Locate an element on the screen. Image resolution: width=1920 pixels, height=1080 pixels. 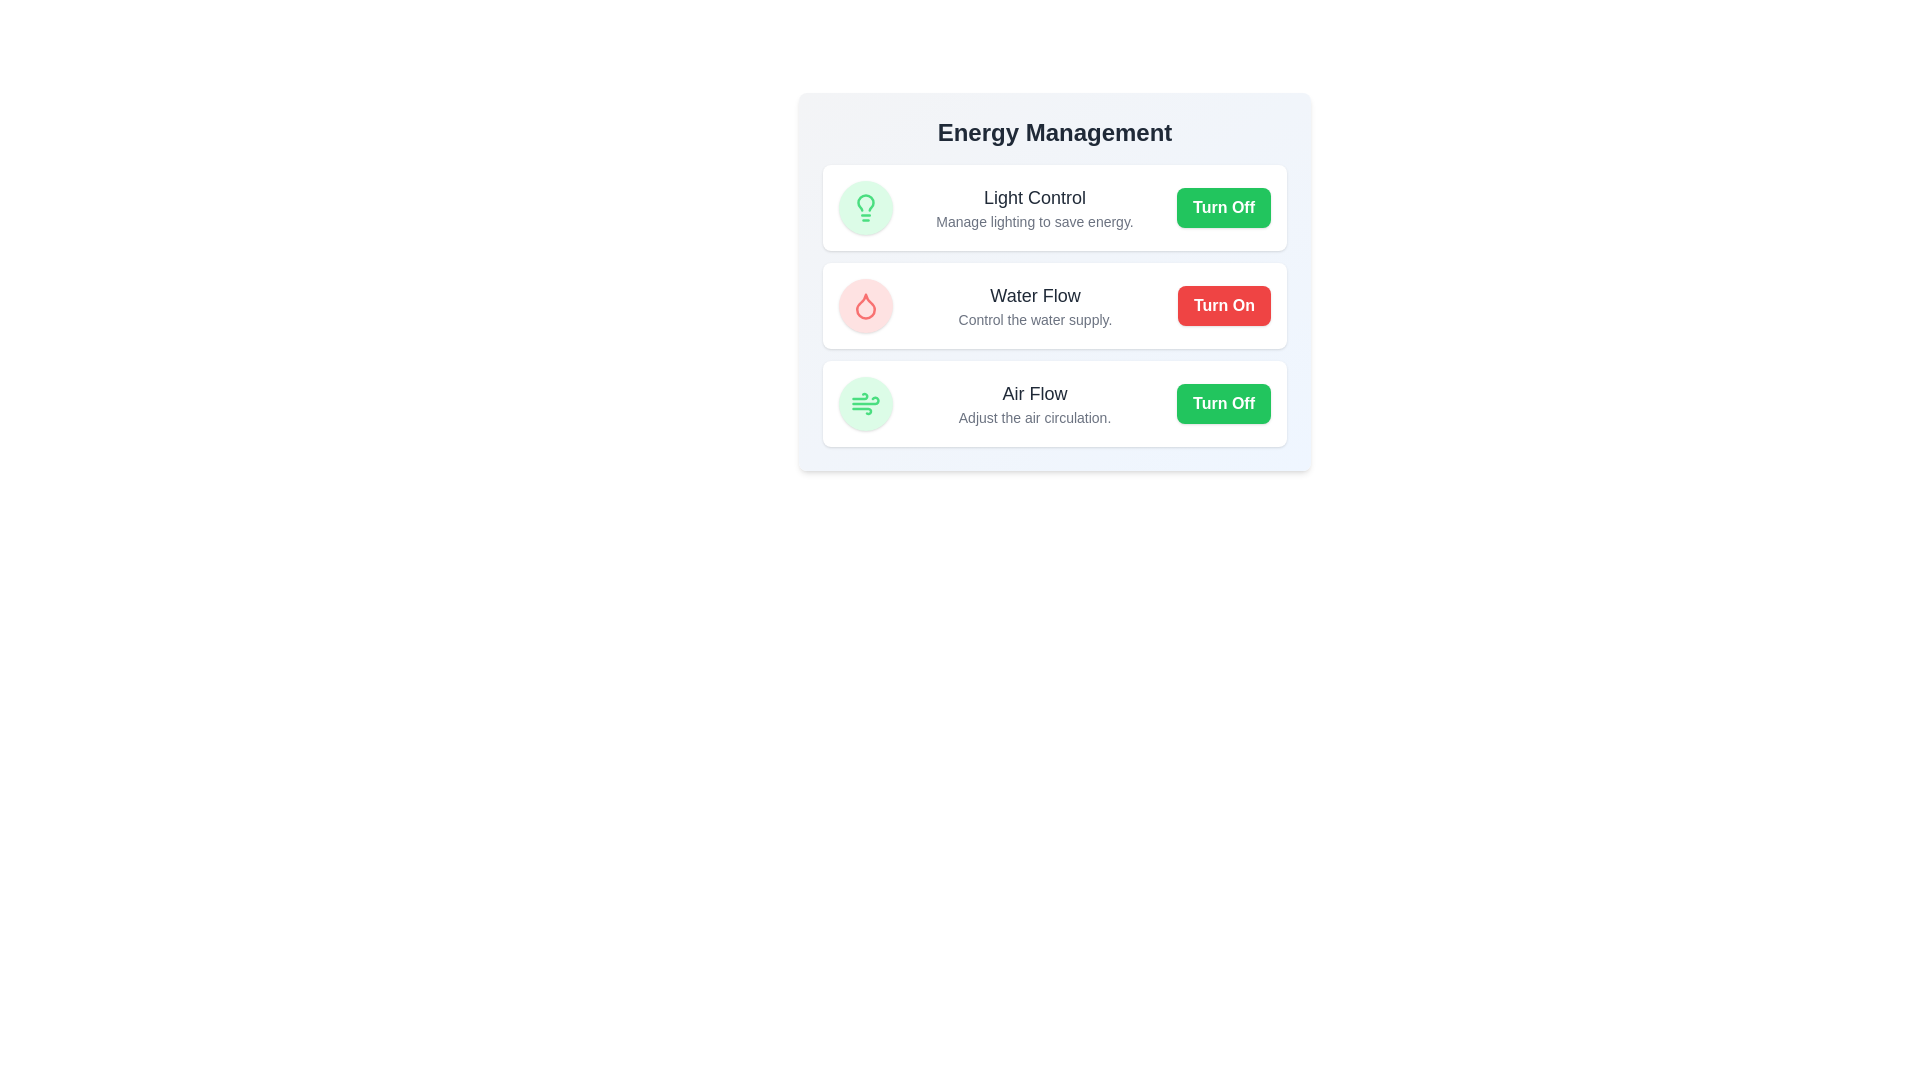
the 'Light Control' icon in the energy management interface, located in the topmost row, far left, adjacent to the text 'Light Control' is located at coordinates (865, 208).